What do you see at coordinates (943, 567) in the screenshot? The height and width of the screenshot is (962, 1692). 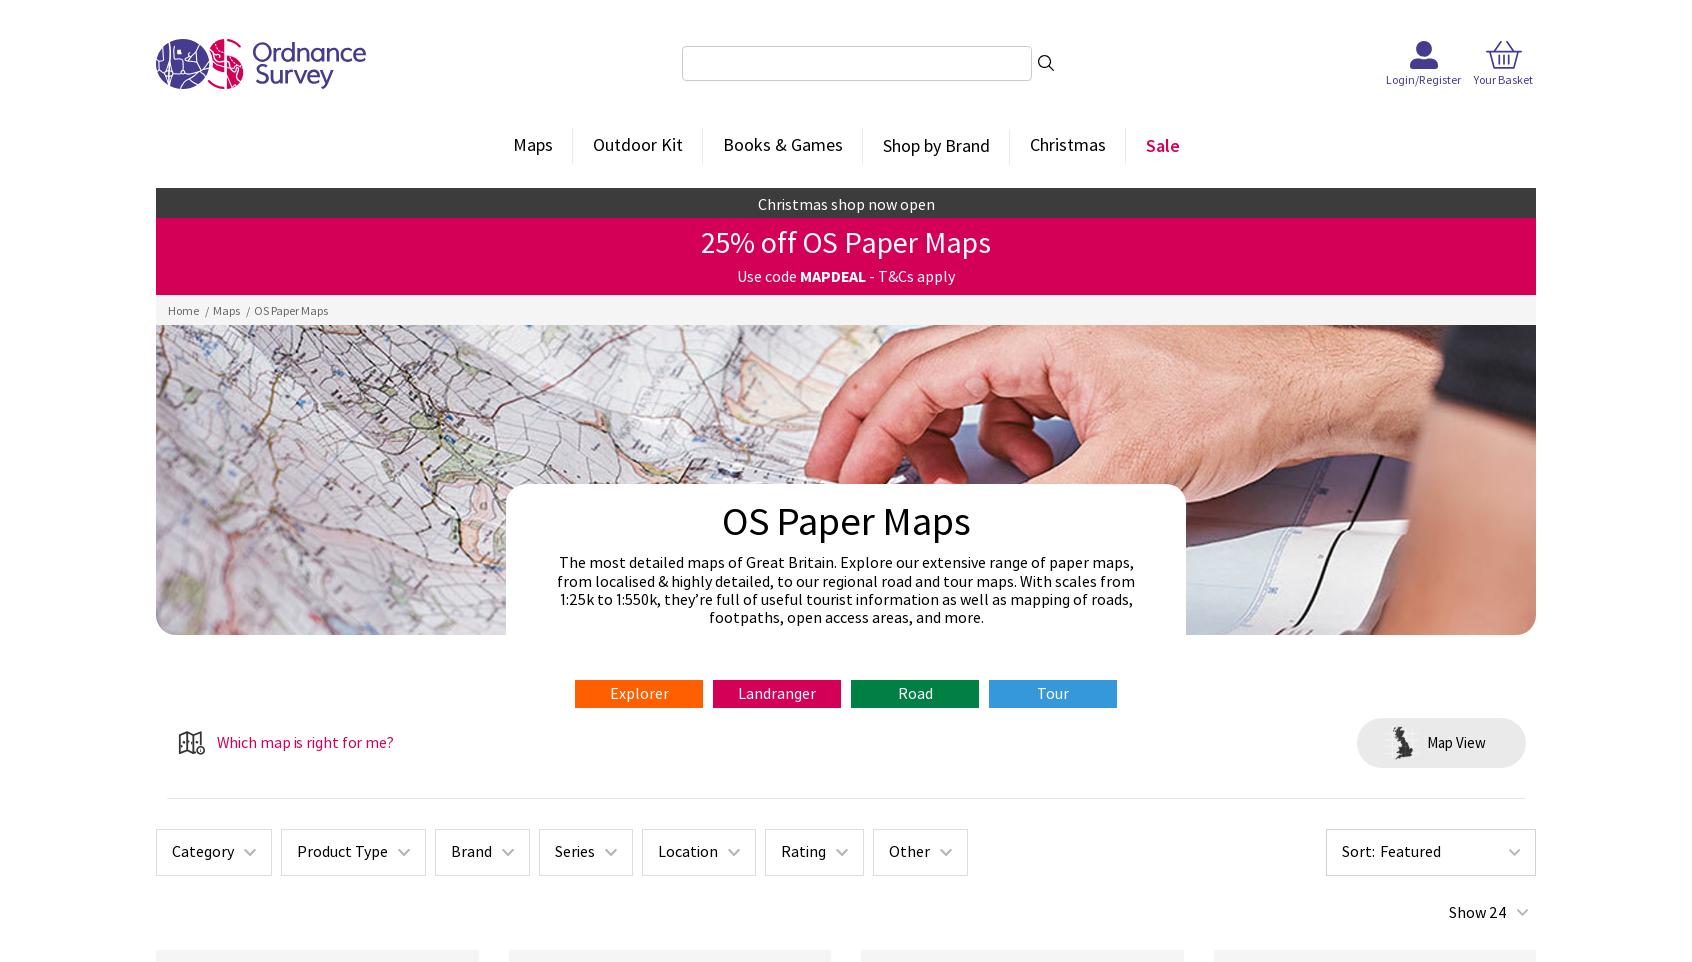 I see `'See all OS Landranger Maps'` at bounding box center [943, 567].